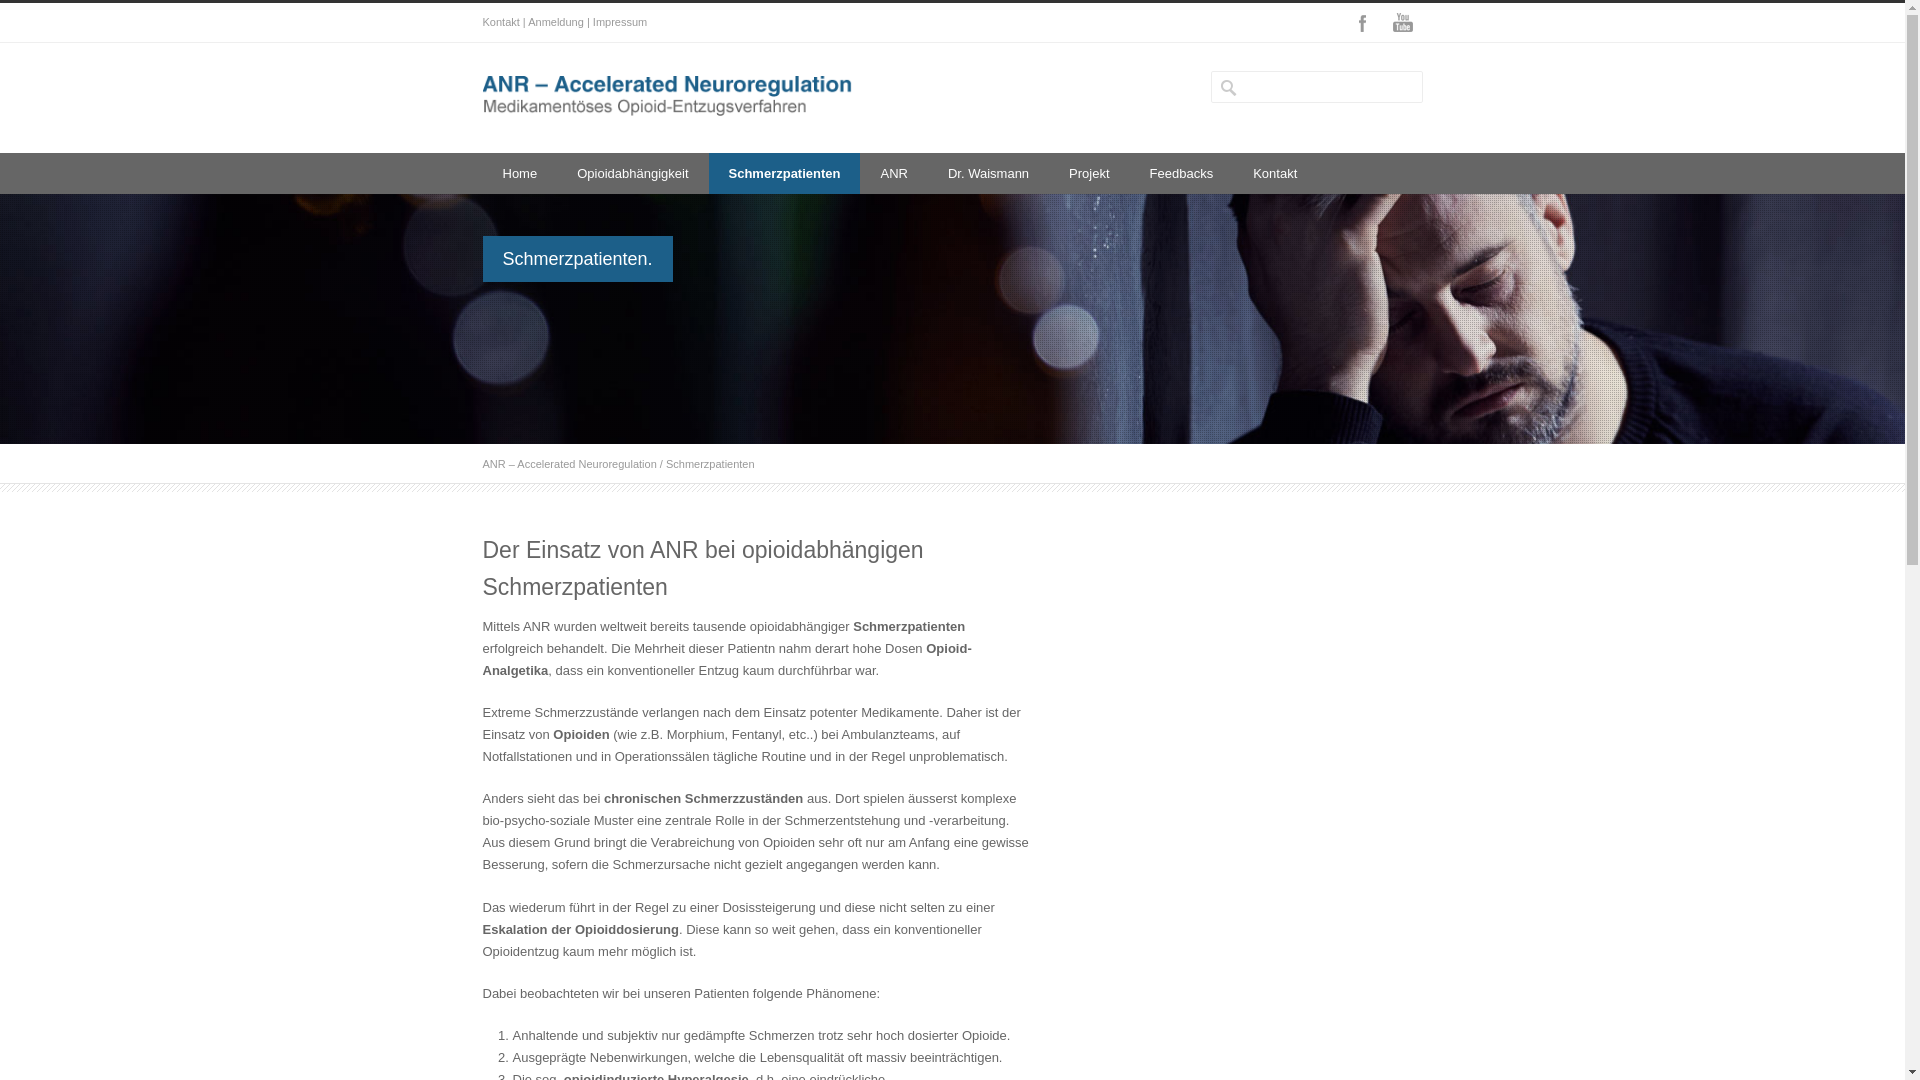 The height and width of the screenshot is (1080, 1920). What do you see at coordinates (988, 172) in the screenshot?
I see `'Dr. Waismann'` at bounding box center [988, 172].